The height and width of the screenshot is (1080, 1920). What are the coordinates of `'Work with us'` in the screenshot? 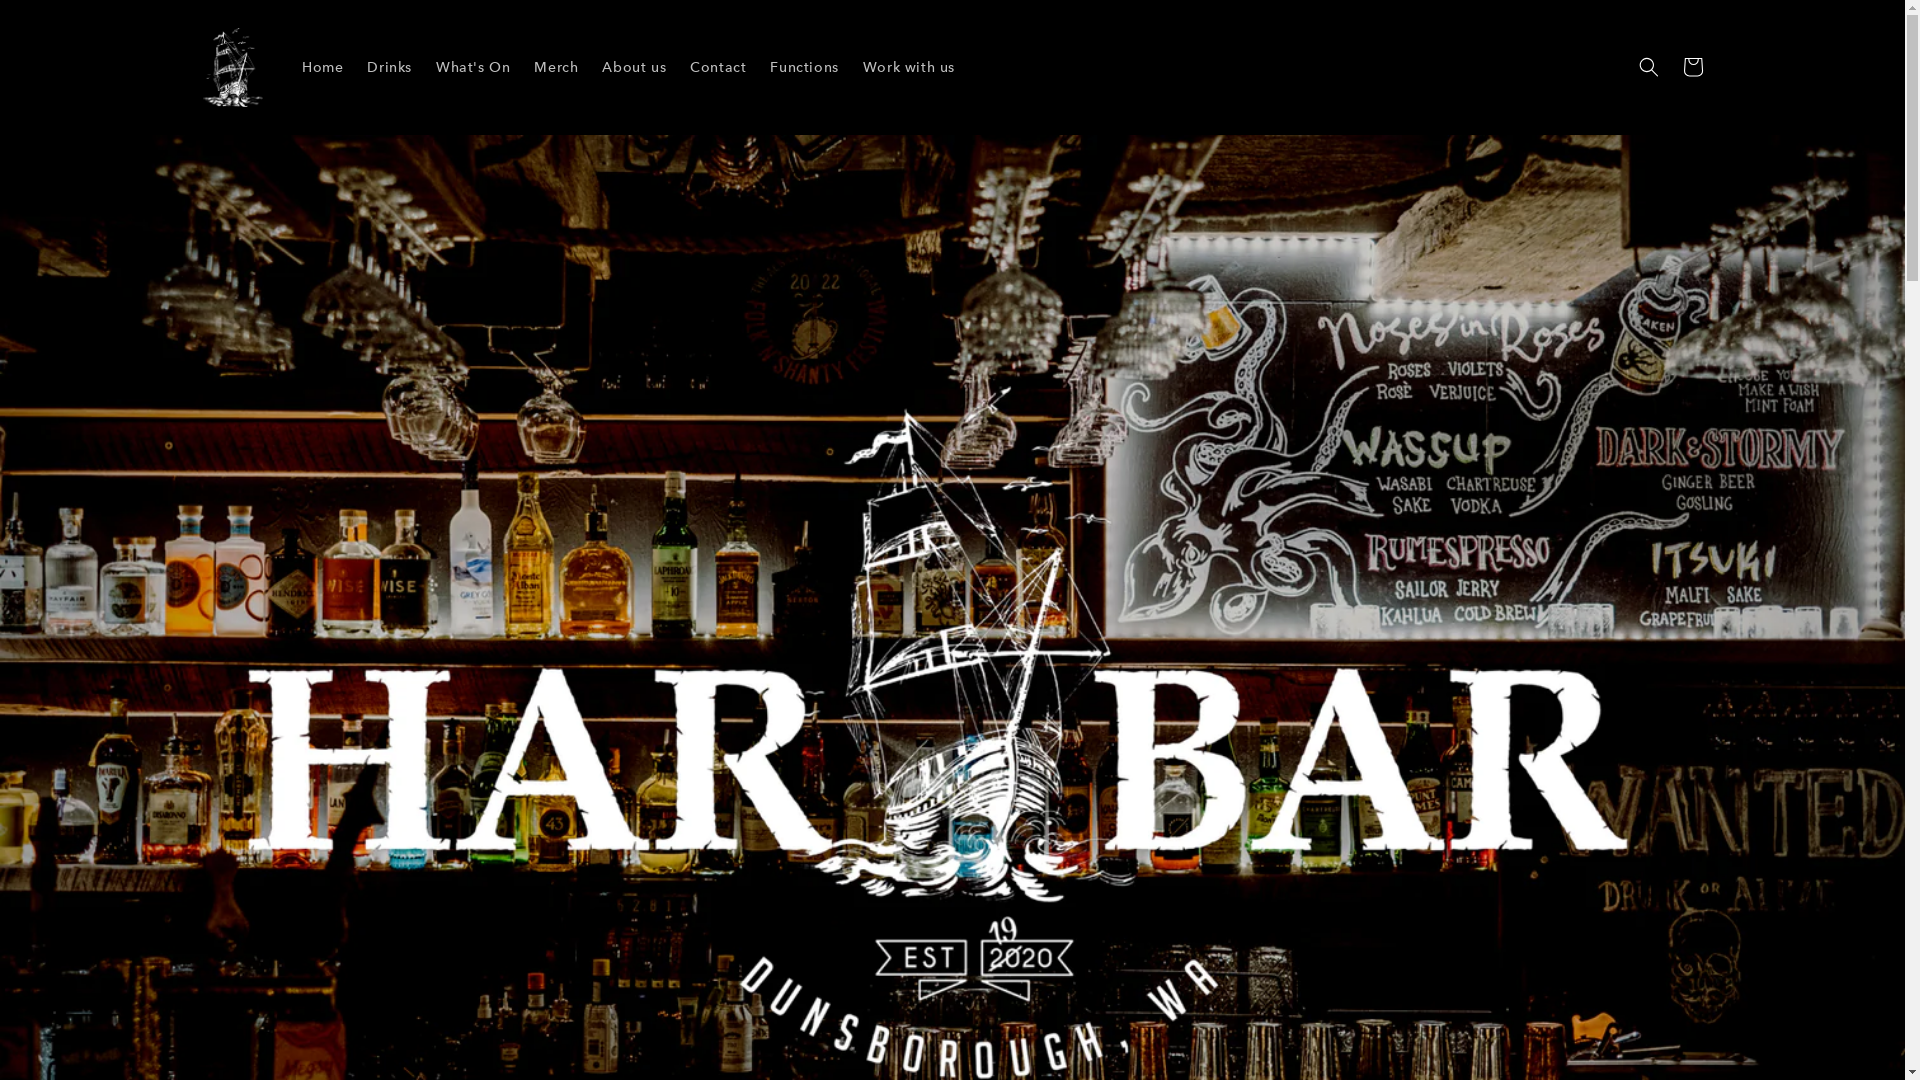 It's located at (850, 65).